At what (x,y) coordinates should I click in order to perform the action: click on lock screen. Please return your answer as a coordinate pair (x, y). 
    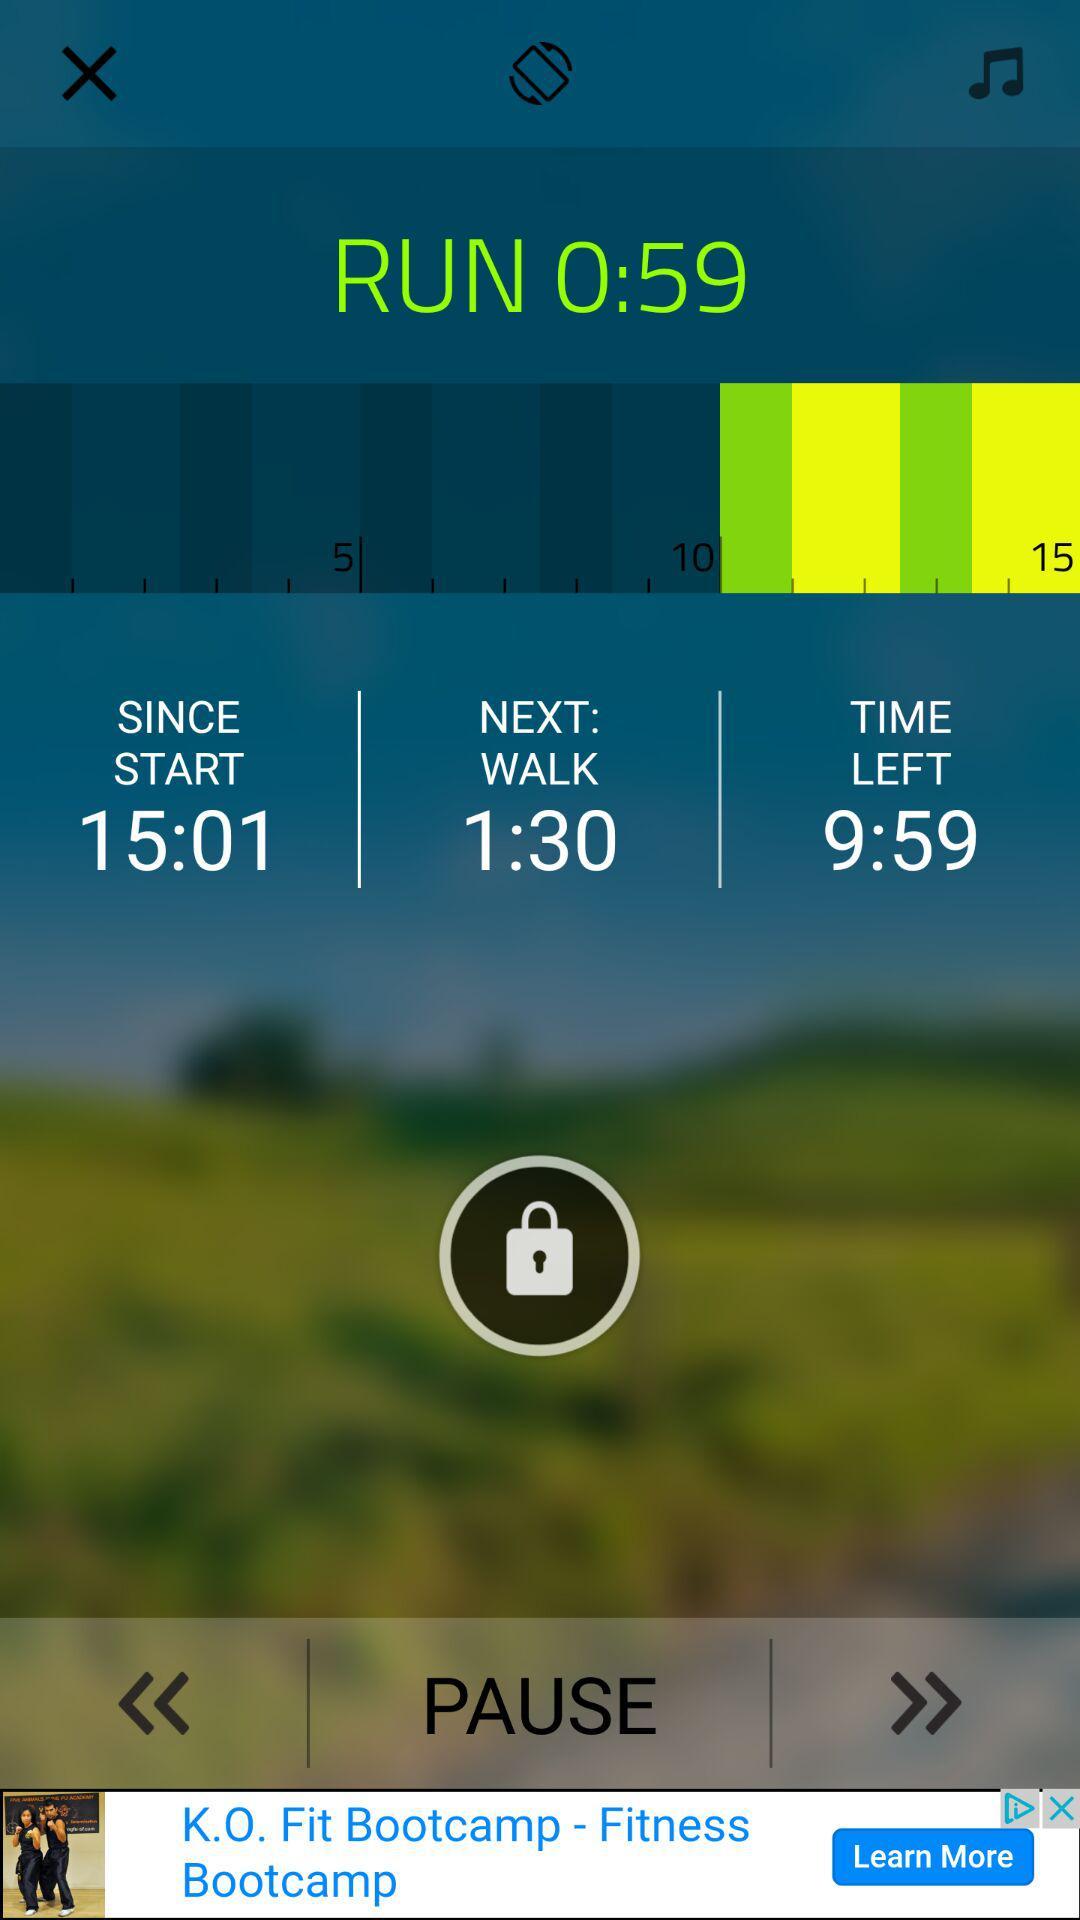
    Looking at the image, I should click on (538, 1254).